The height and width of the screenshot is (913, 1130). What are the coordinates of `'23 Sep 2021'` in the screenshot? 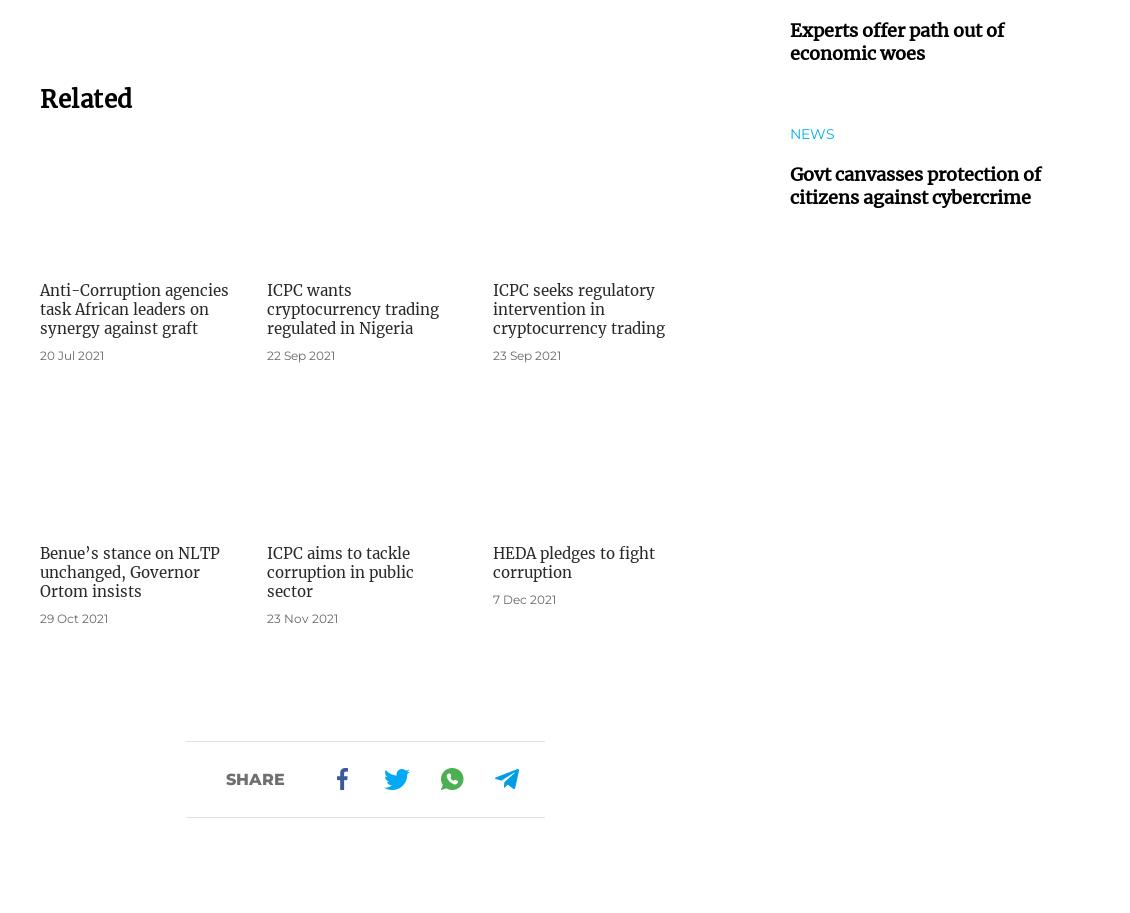 It's located at (527, 355).